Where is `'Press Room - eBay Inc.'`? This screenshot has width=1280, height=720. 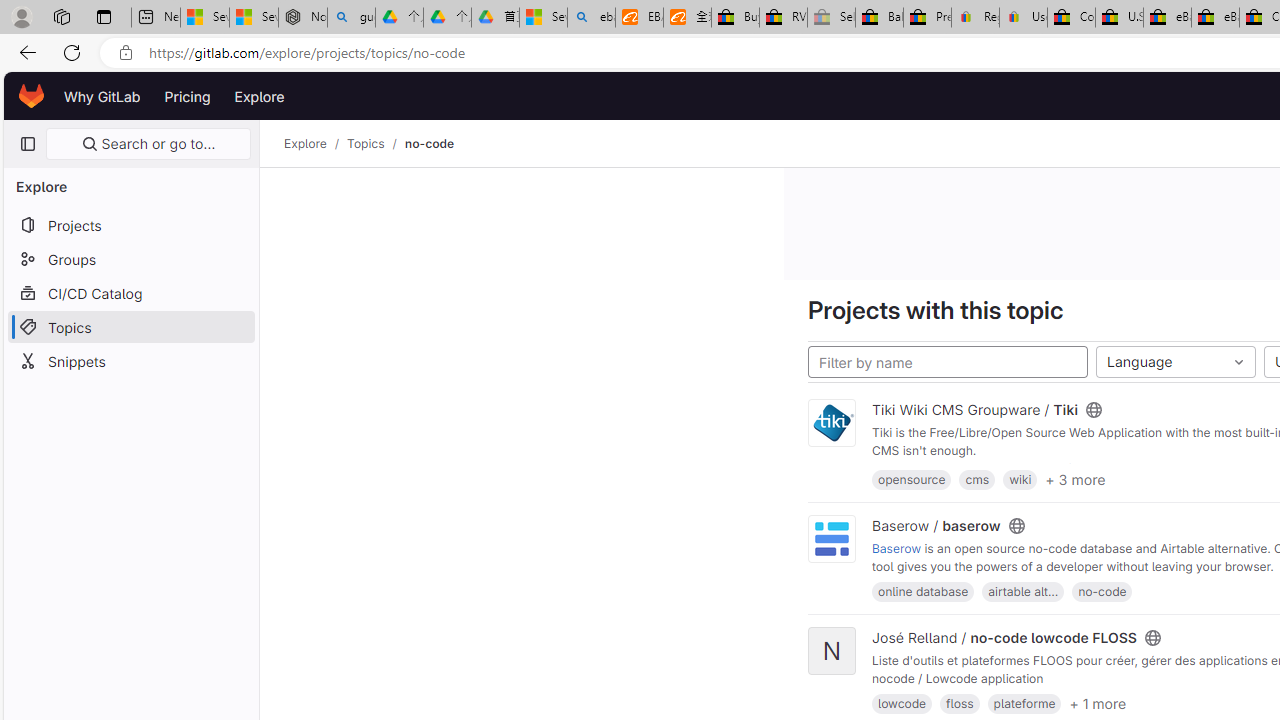
'Press Room - eBay Inc.' is located at coordinates (926, 17).